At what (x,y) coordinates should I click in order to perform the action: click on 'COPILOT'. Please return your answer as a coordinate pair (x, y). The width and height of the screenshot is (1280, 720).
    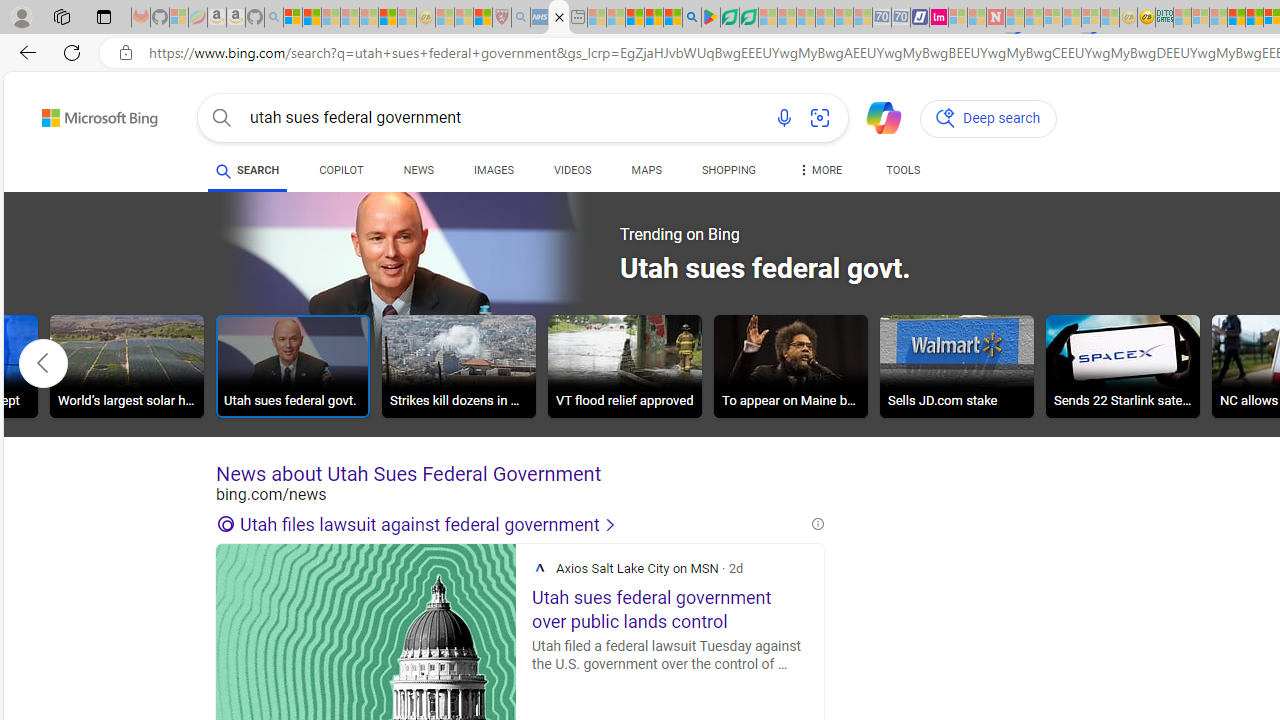
    Looking at the image, I should click on (341, 170).